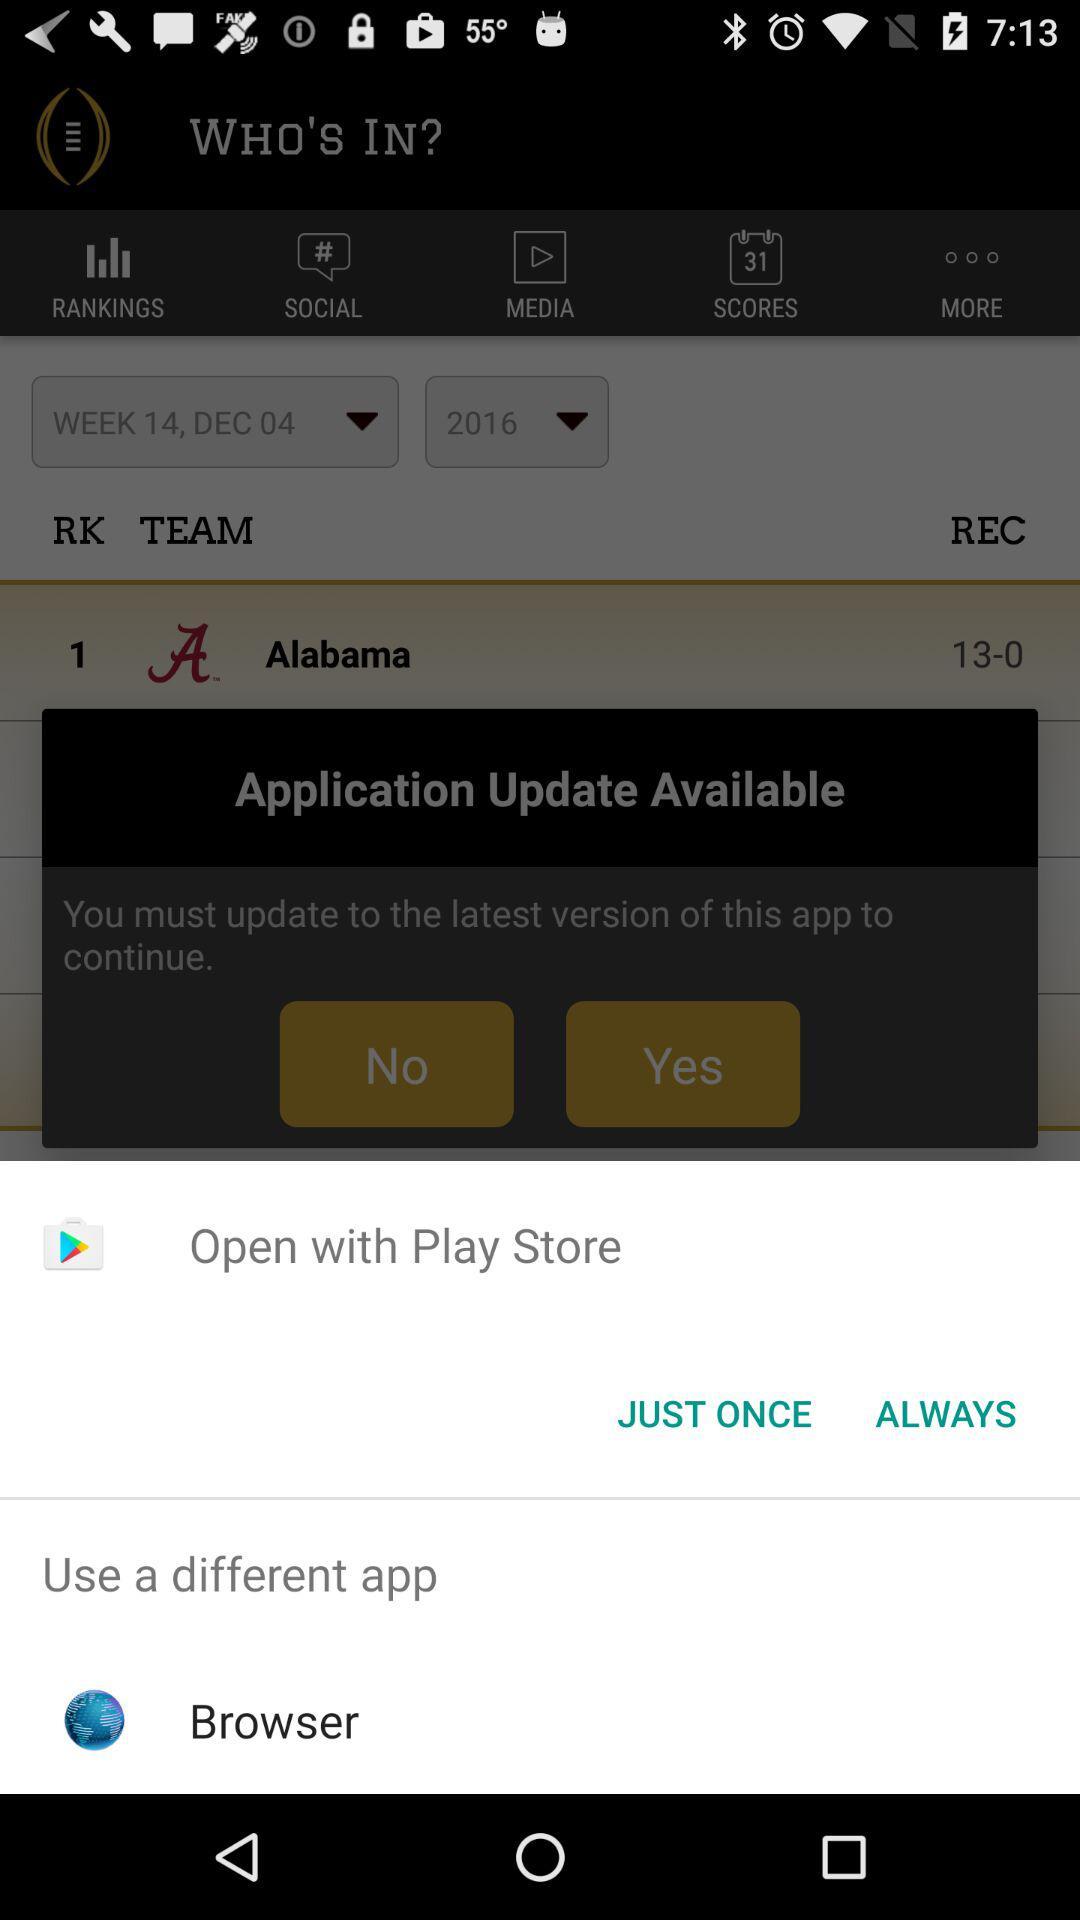 This screenshot has width=1080, height=1920. I want to click on the always icon, so click(945, 1411).